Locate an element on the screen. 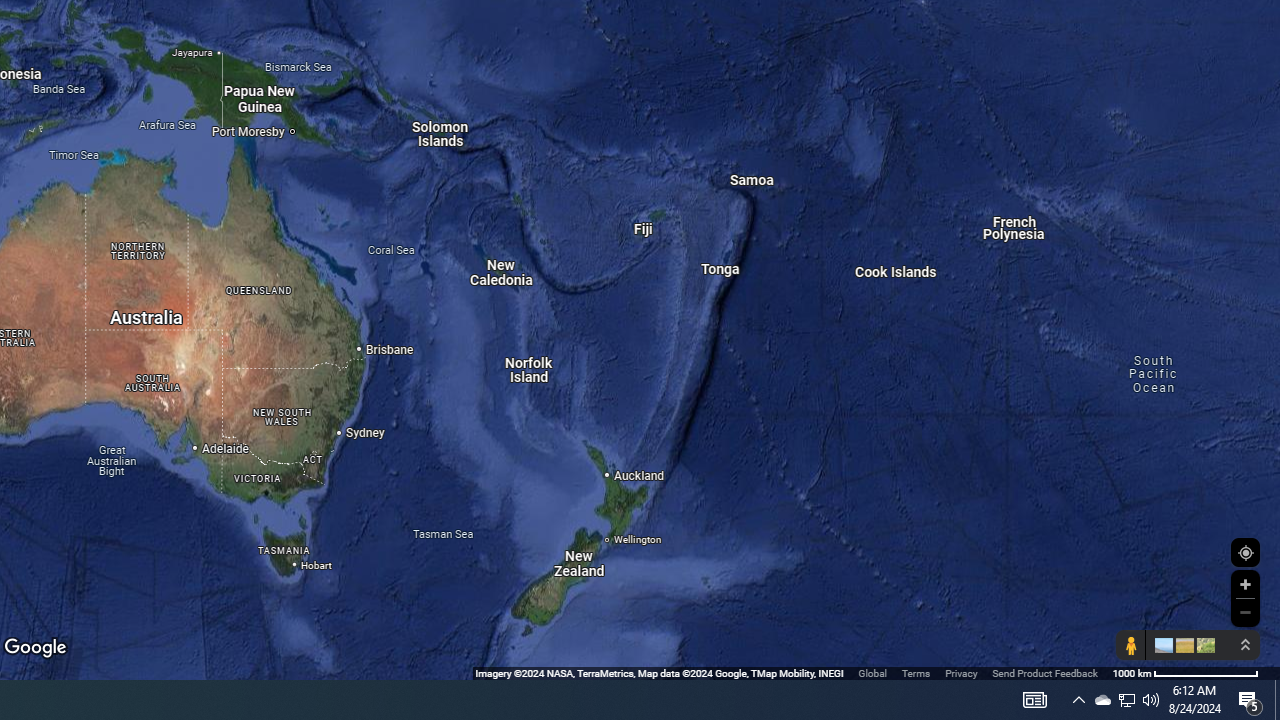 The height and width of the screenshot is (720, 1280). '1000 km' is located at coordinates (1185, 673).